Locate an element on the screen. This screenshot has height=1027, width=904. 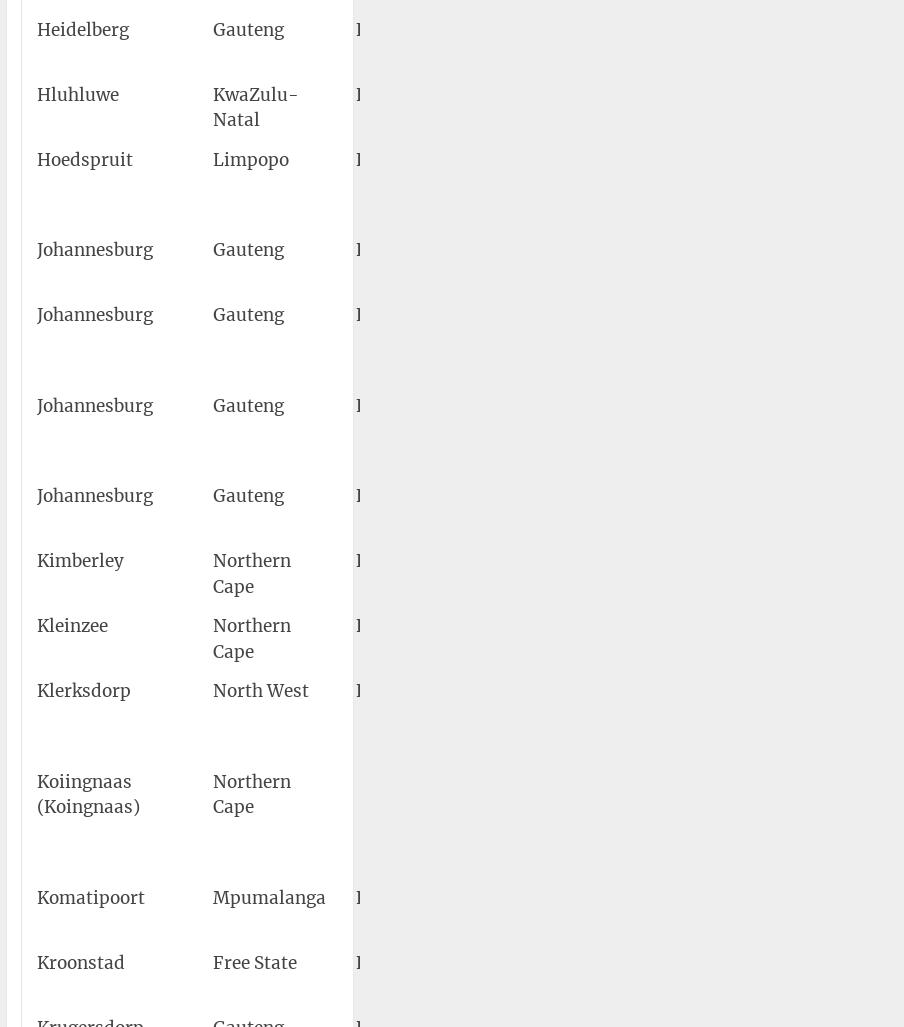
'O.R. Tambo International Airport' is located at coordinates (574, 429).